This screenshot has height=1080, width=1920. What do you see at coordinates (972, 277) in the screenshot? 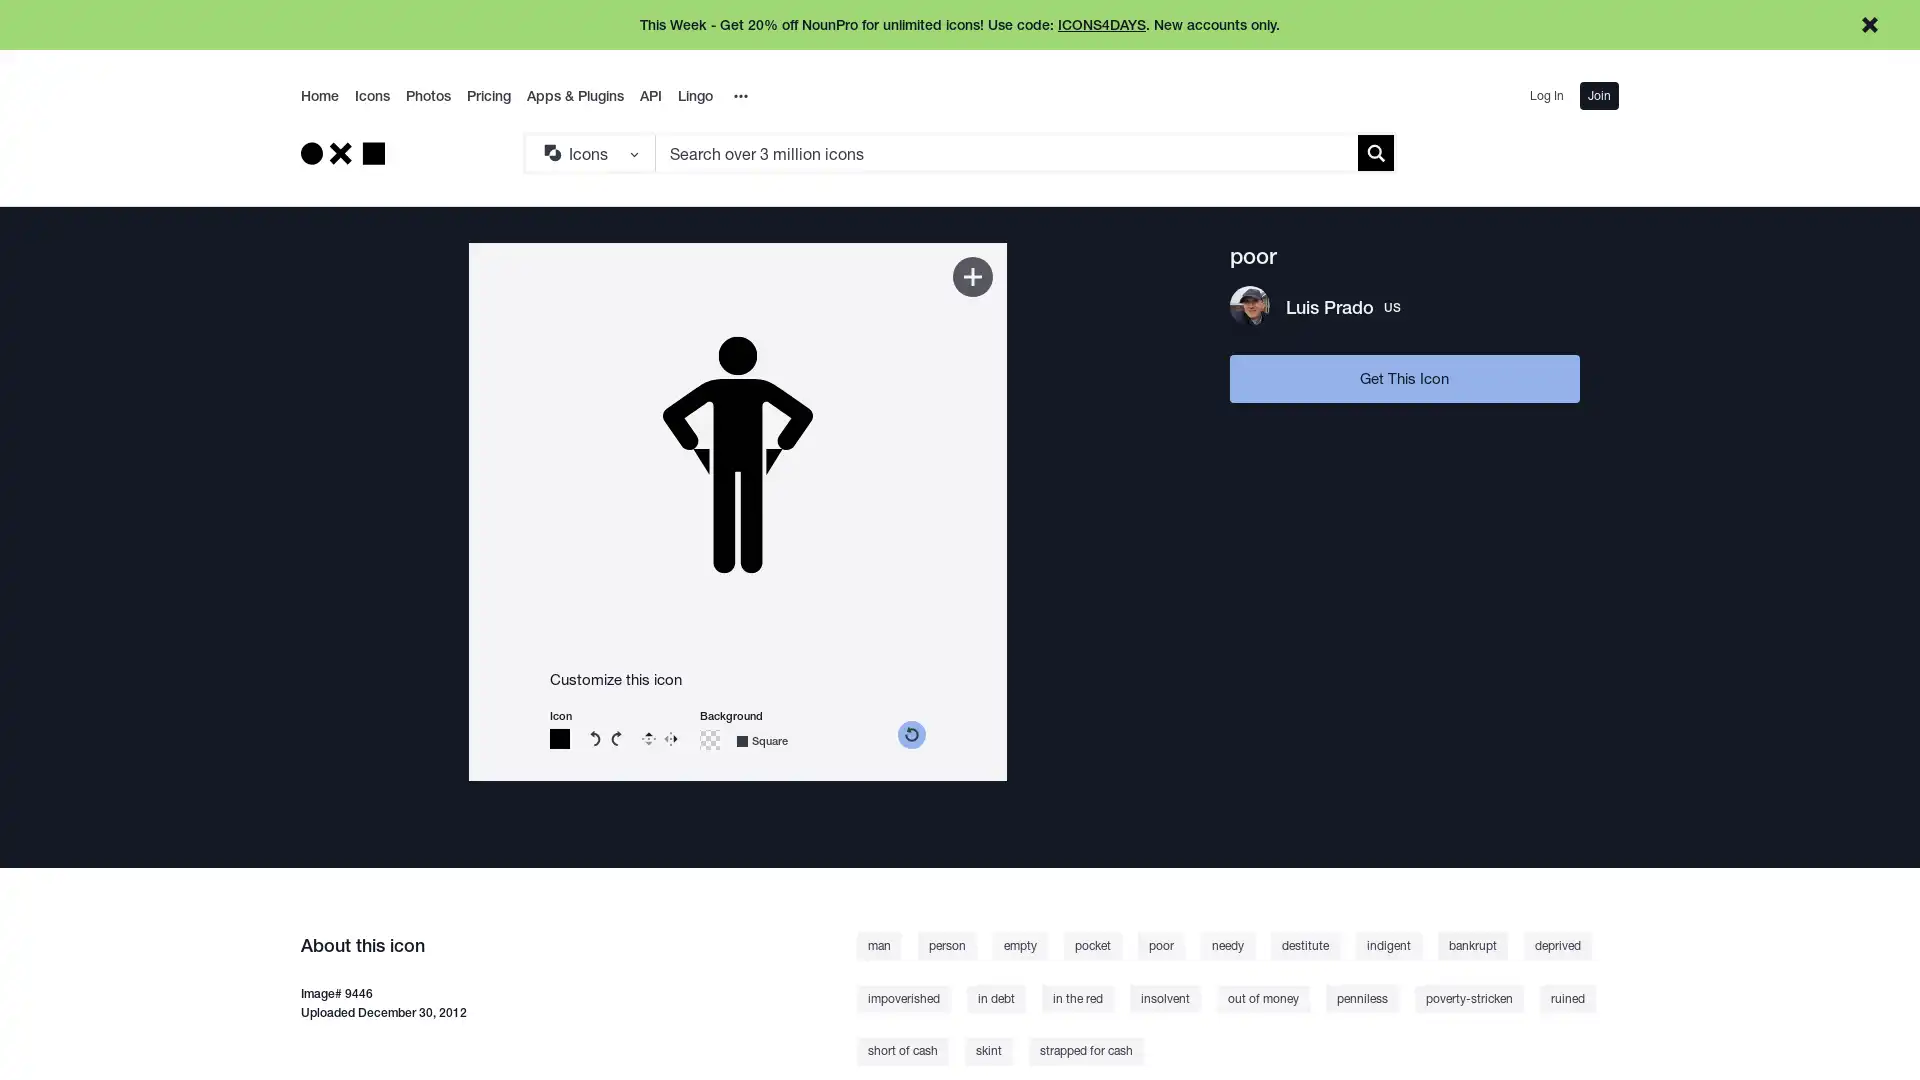
I see `Add to Kit` at bounding box center [972, 277].